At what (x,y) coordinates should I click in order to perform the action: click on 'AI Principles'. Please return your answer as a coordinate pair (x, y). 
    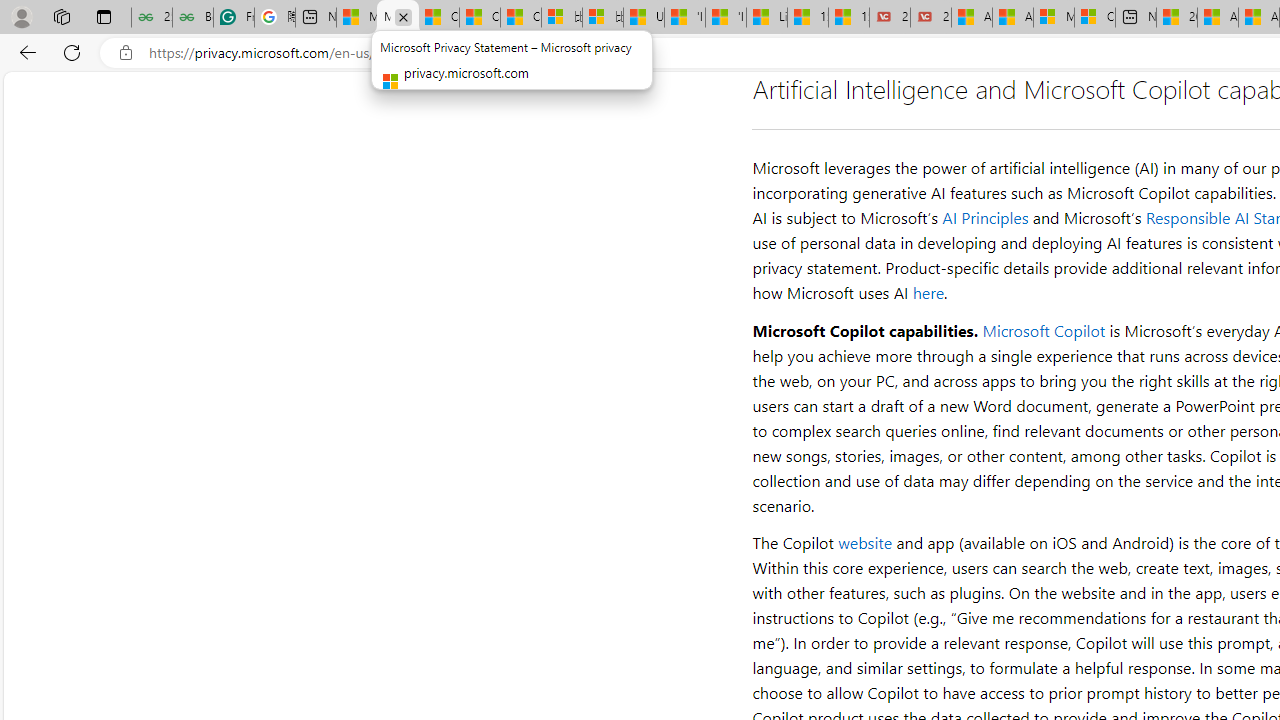
    Looking at the image, I should click on (985, 218).